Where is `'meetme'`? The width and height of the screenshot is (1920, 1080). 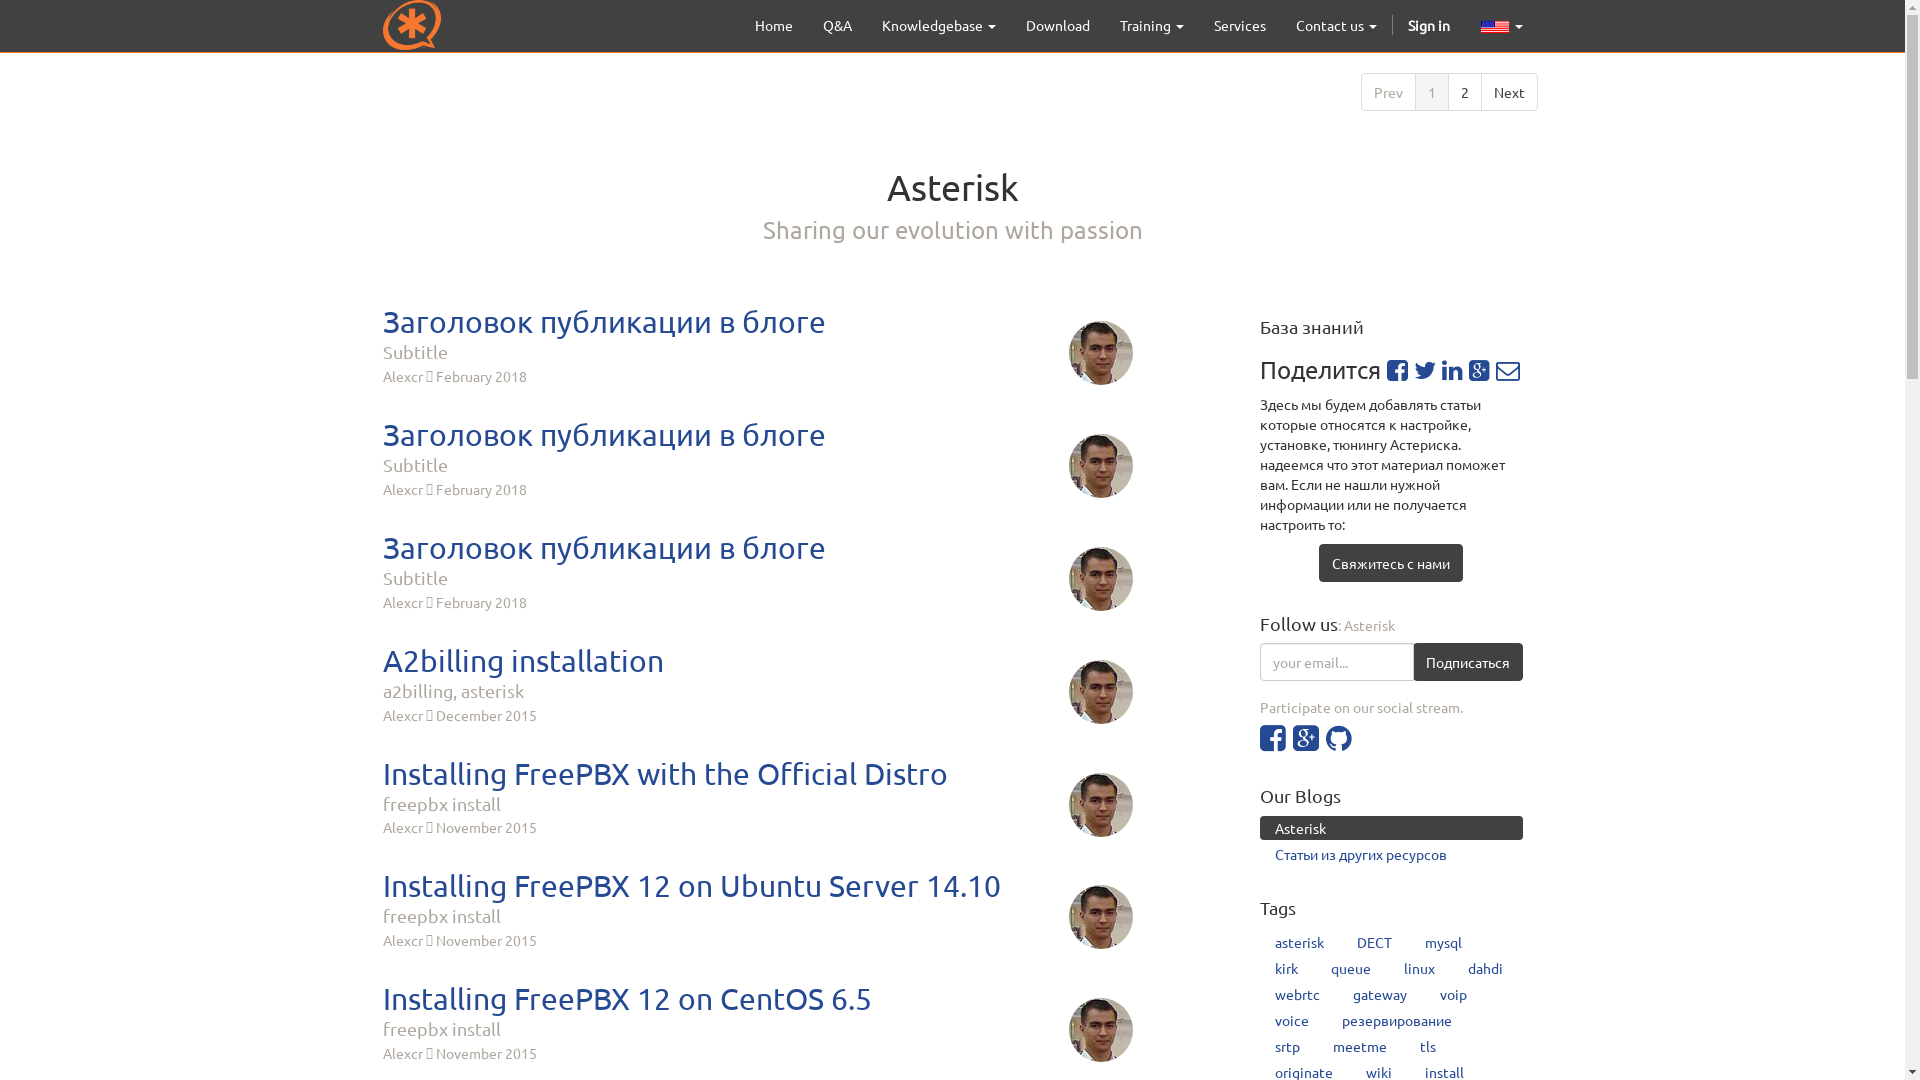 'meetme' is located at coordinates (1359, 1044).